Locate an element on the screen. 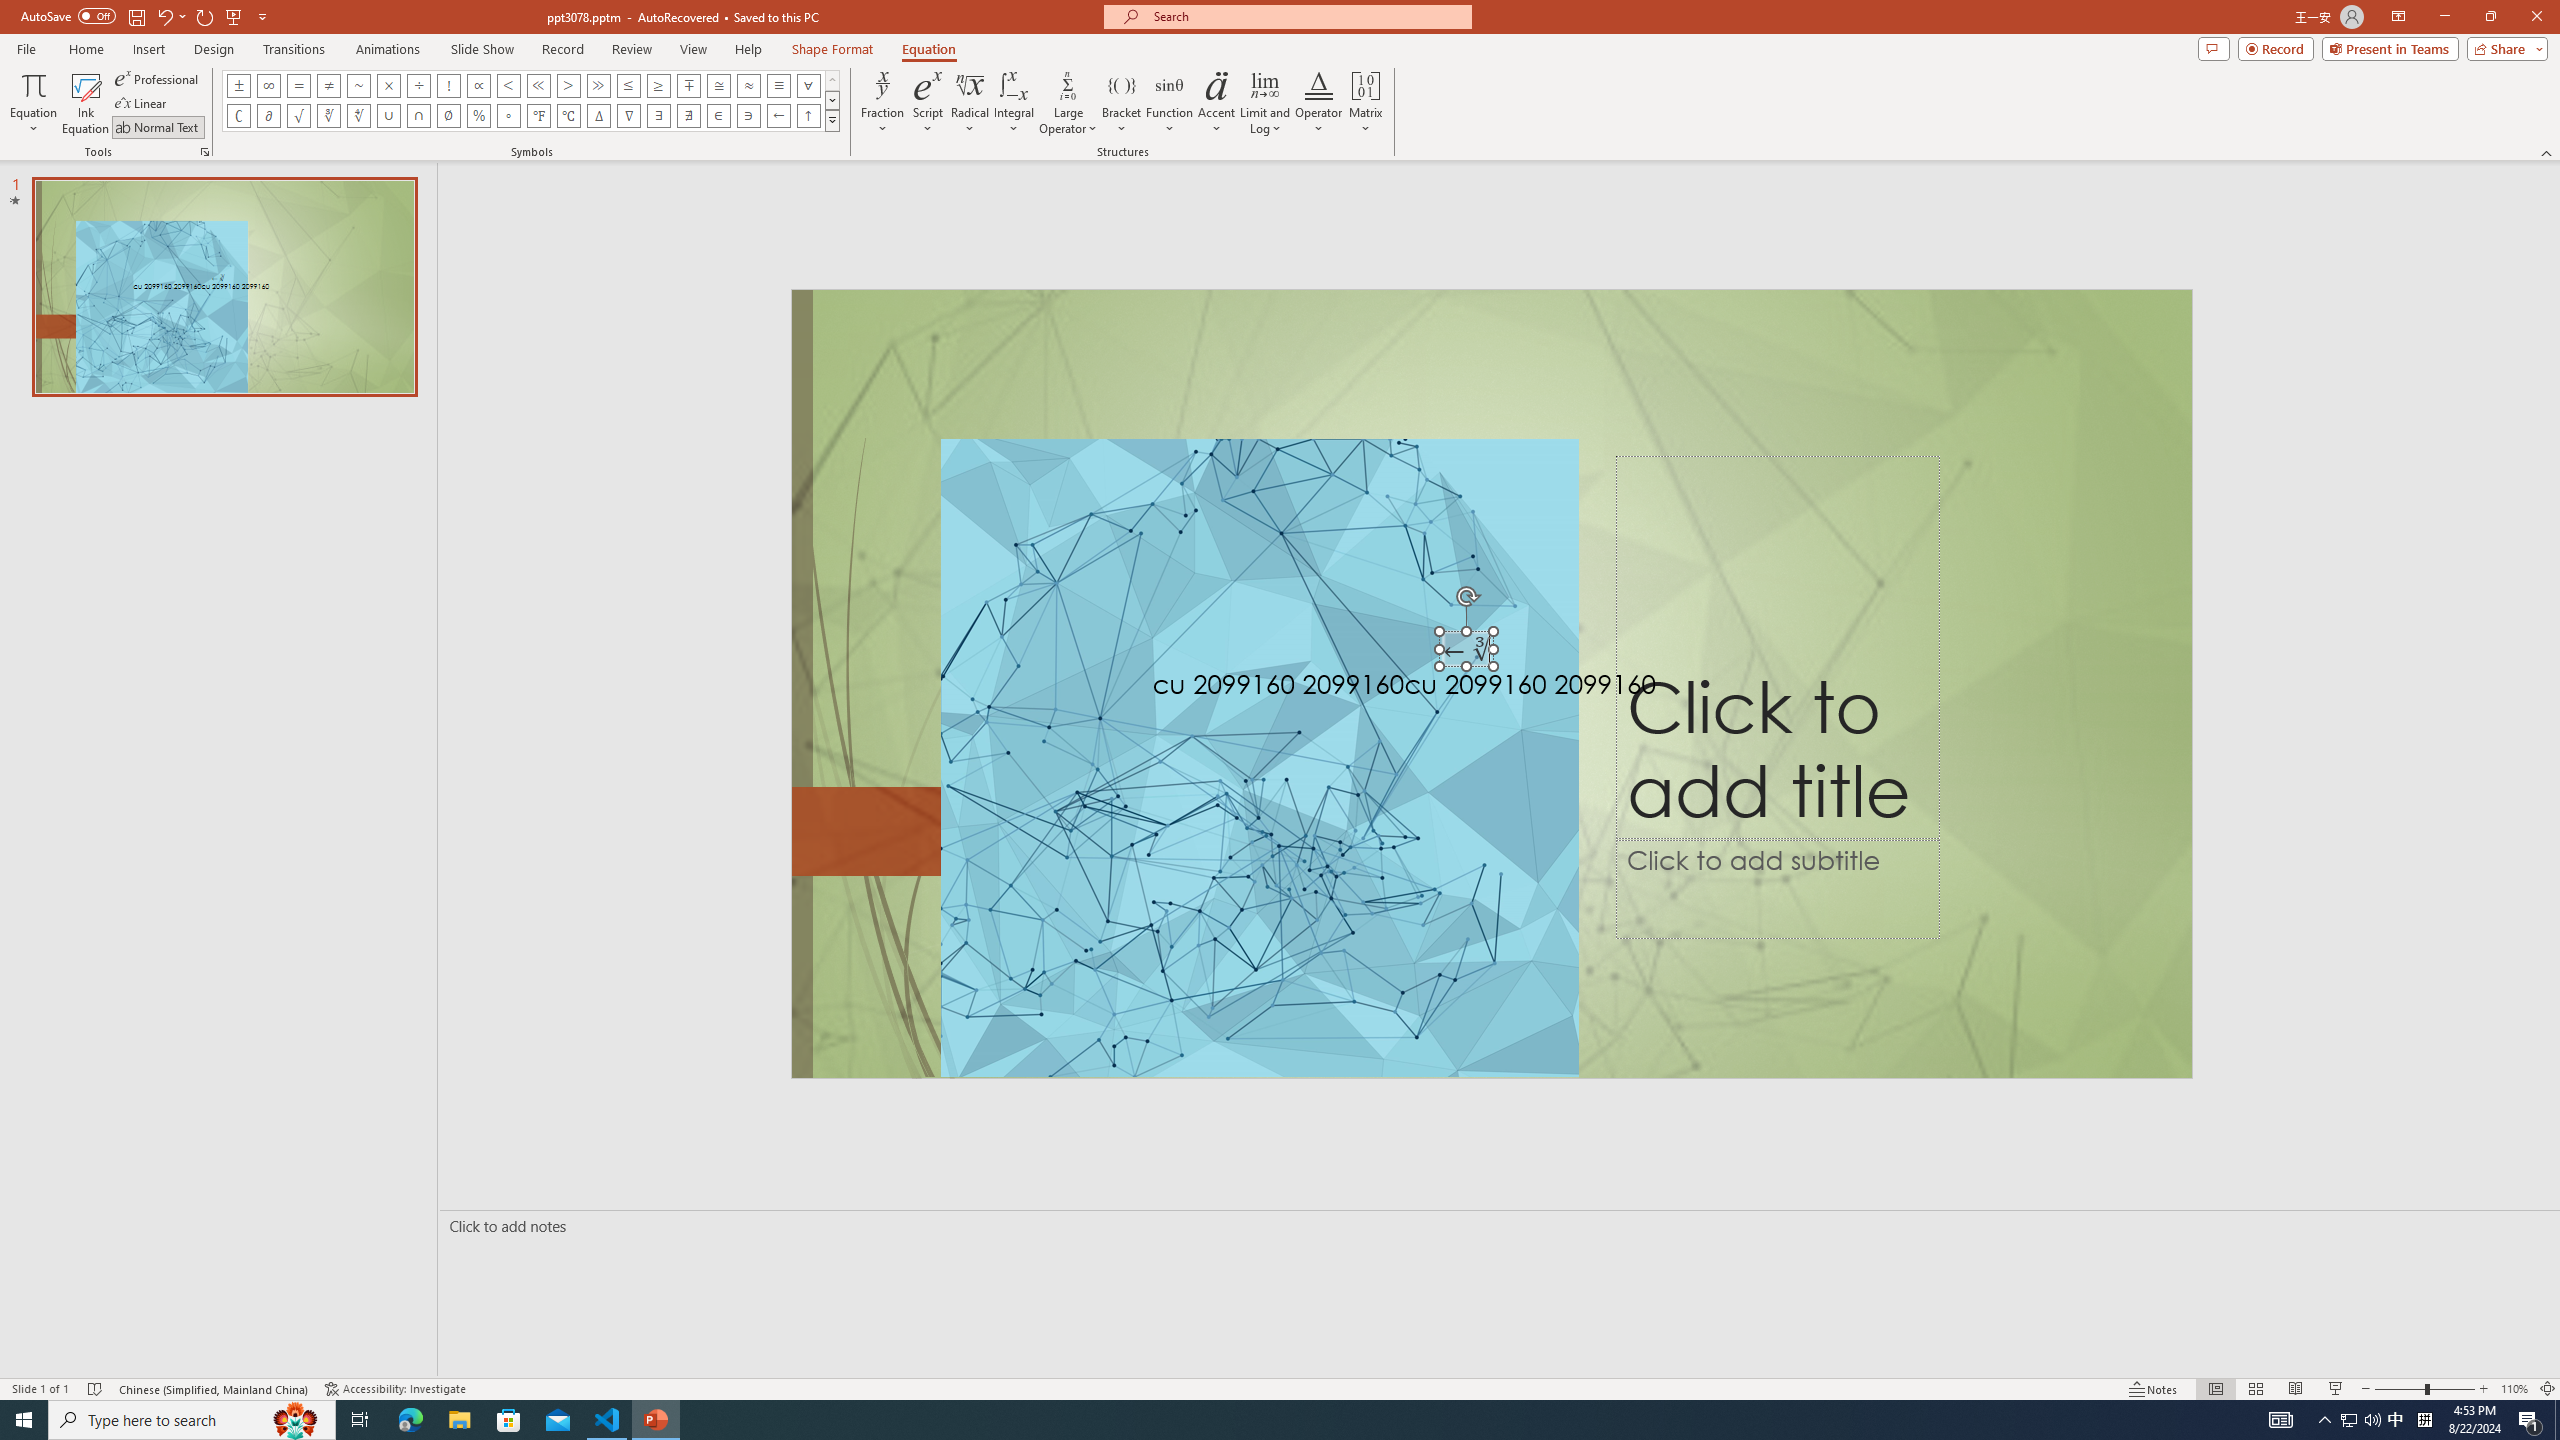  'Equation Symbol Percentage' is located at coordinates (477, 114).